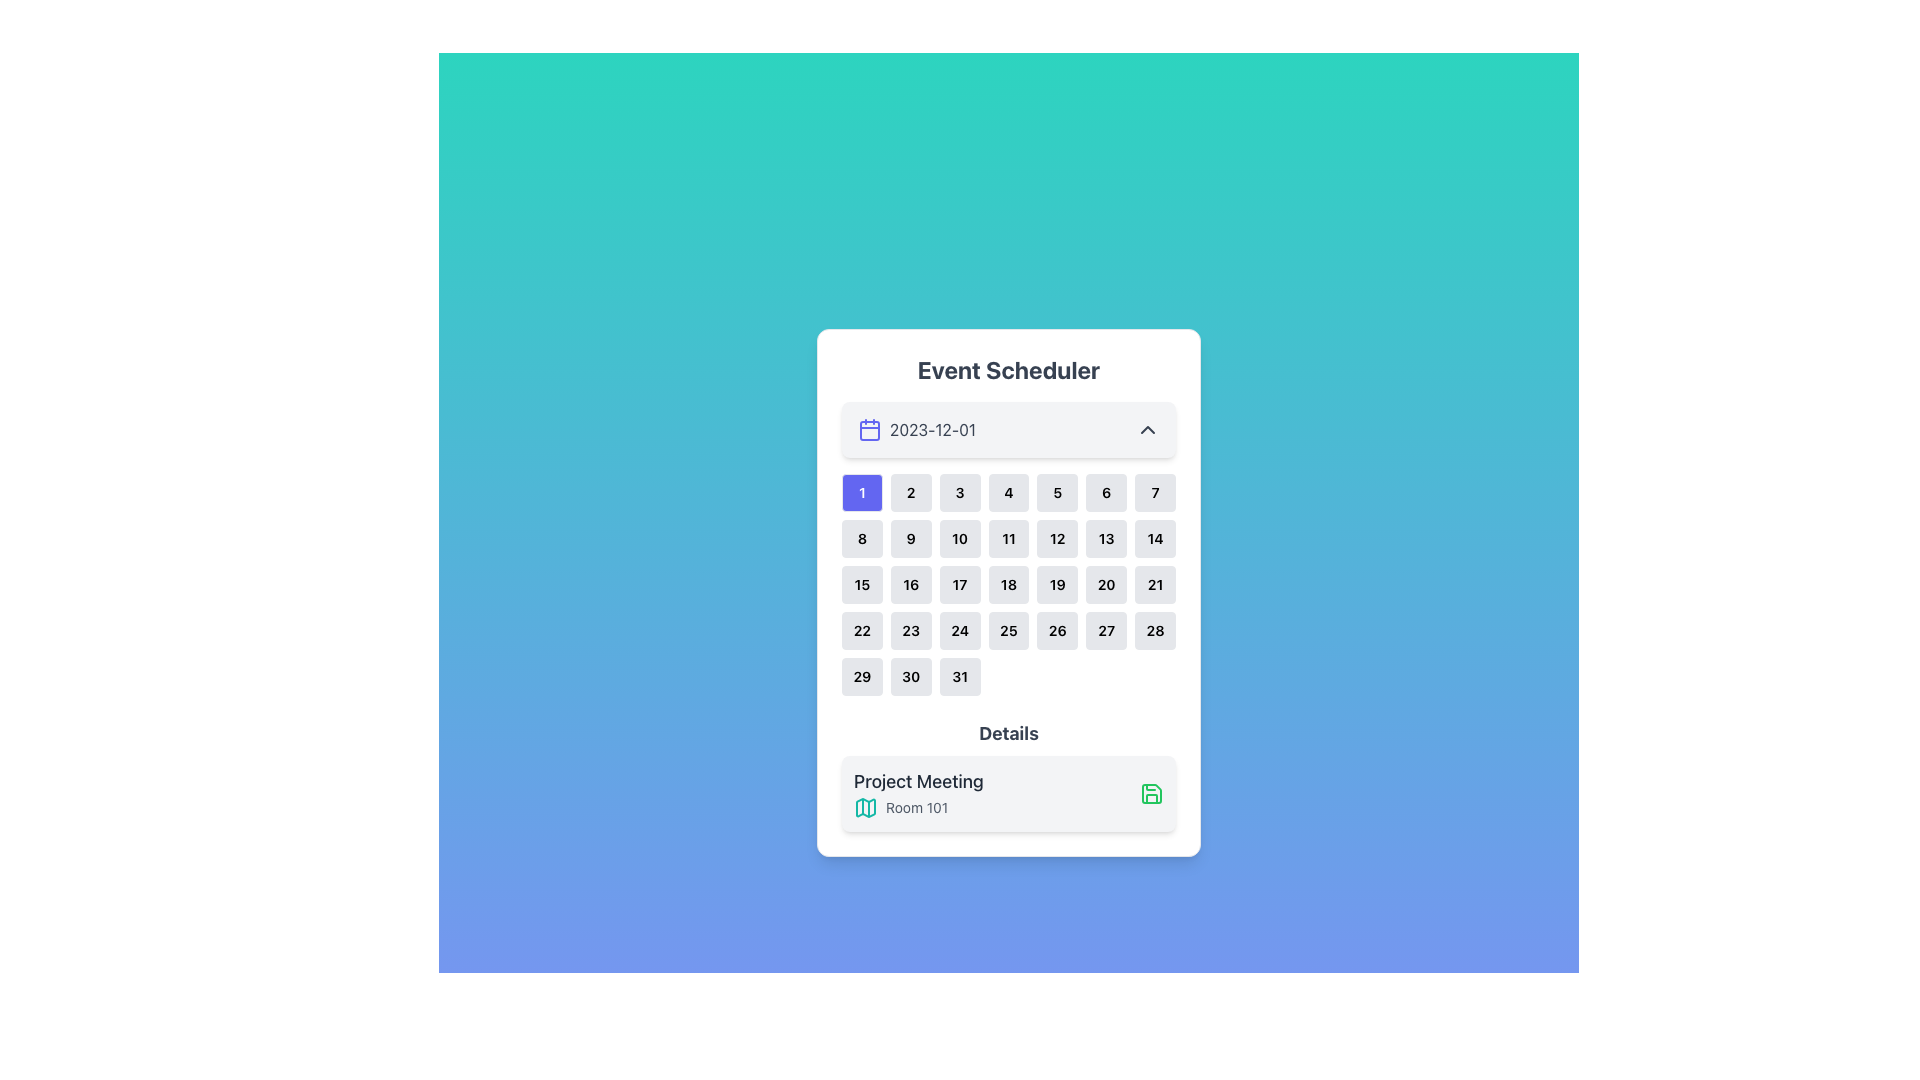  I want to click on the button representing the date '3' in the calendar view, so click(960, 493).